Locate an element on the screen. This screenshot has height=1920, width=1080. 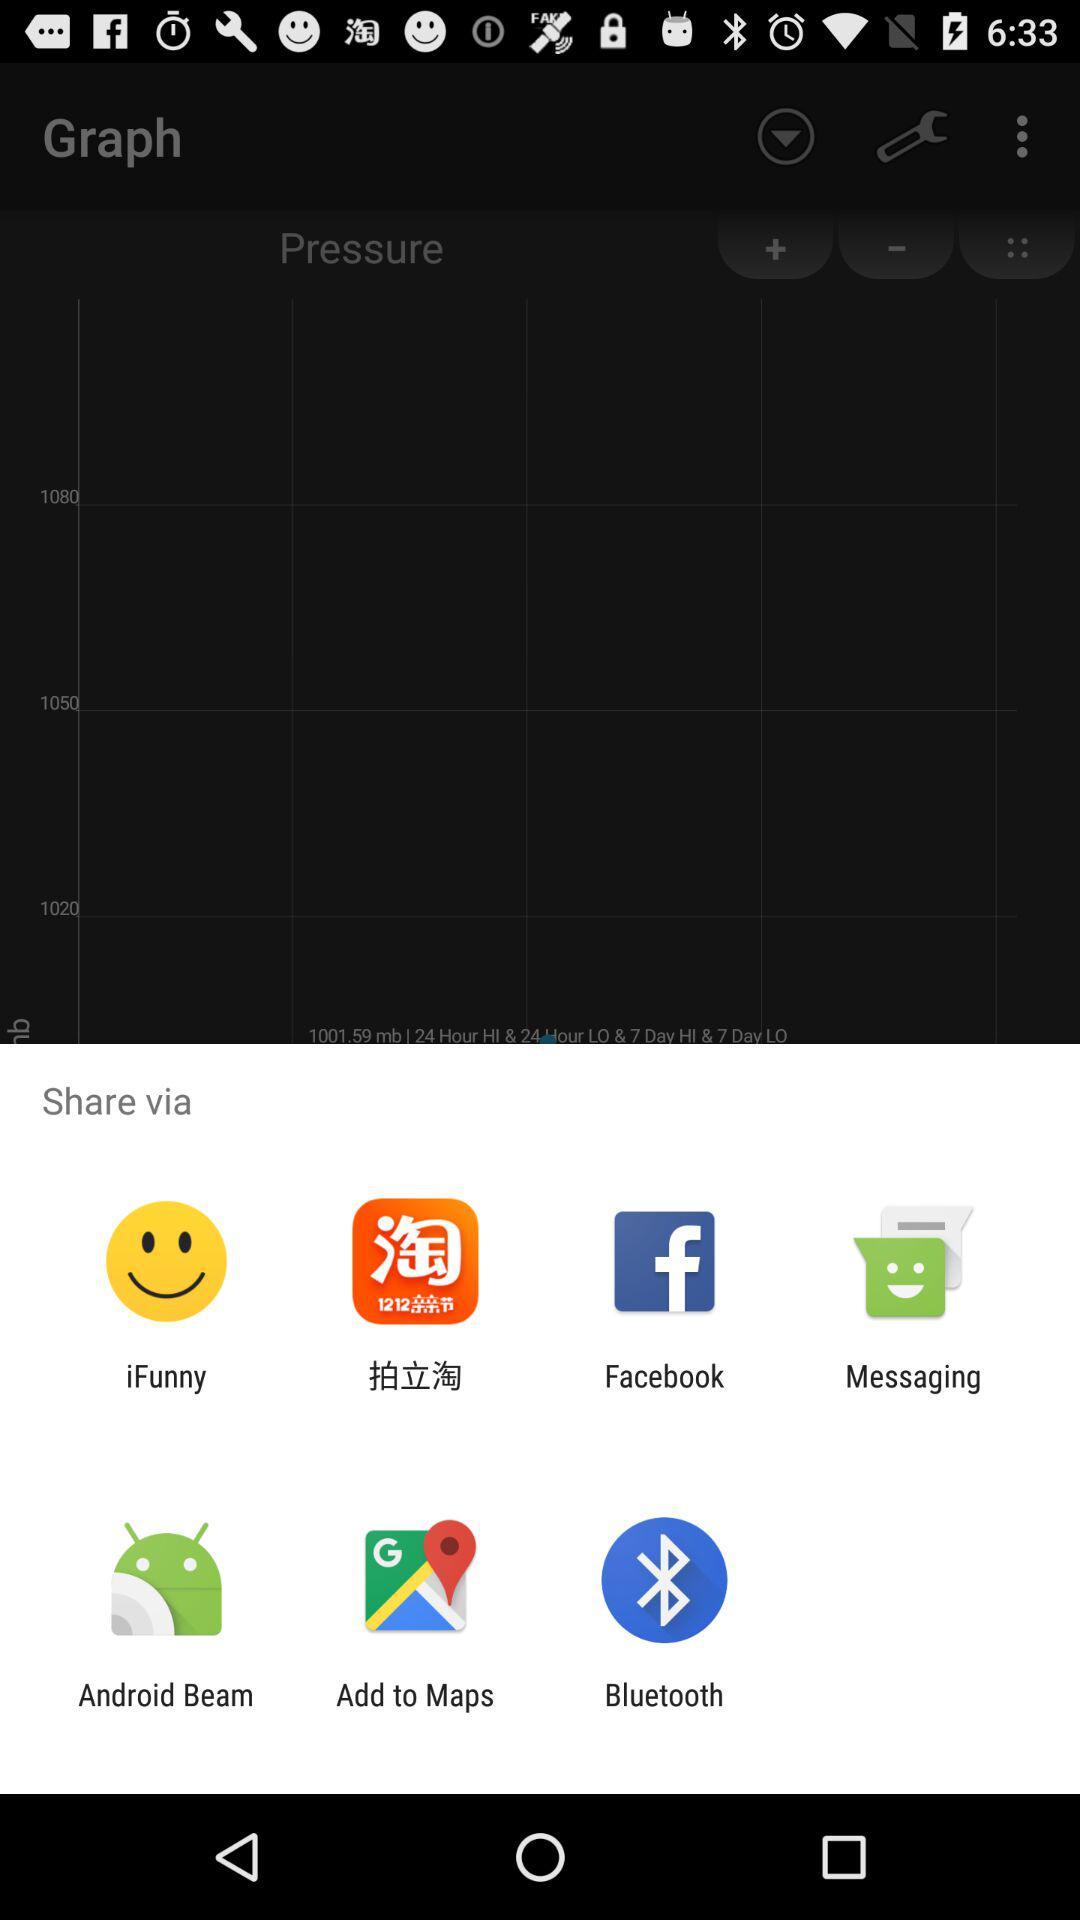
icon to the left of bluetooth is located at coordinates (414, 1711).